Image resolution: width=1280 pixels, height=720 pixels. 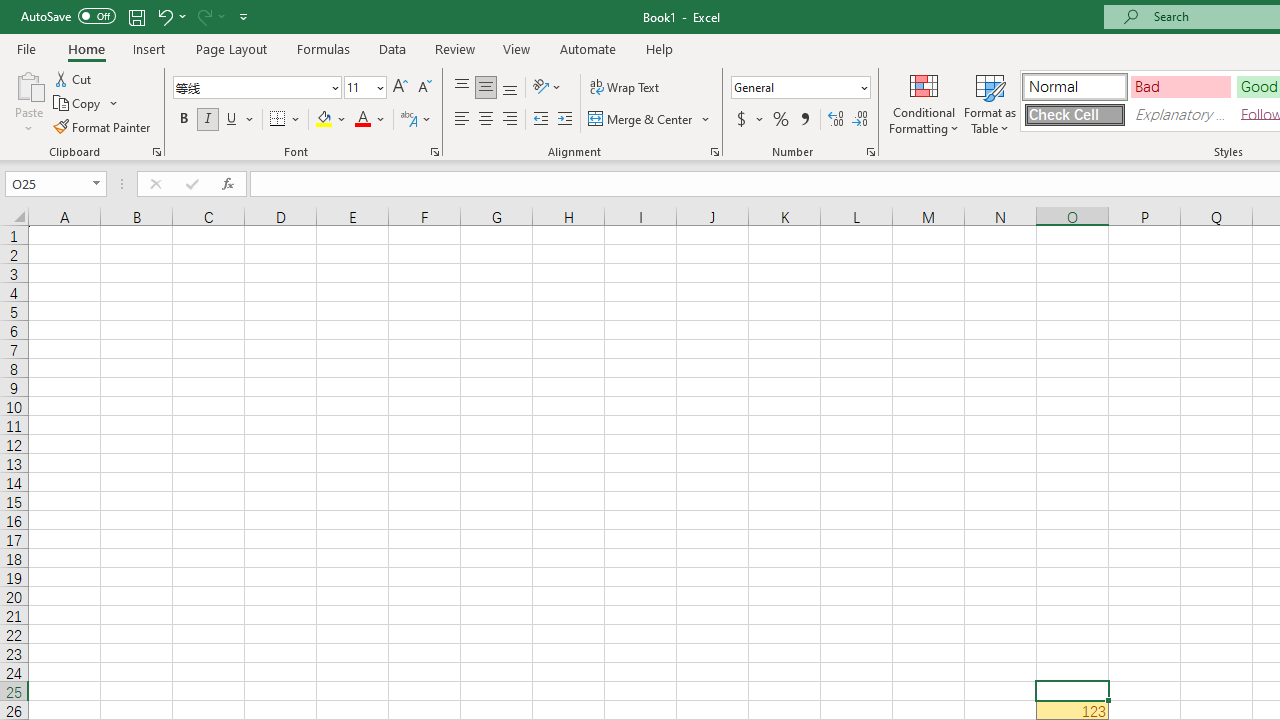 What do you see at coordinates (85, 103) in the screenshot?
I see `'Copy'` at bounding box center [85, 103].